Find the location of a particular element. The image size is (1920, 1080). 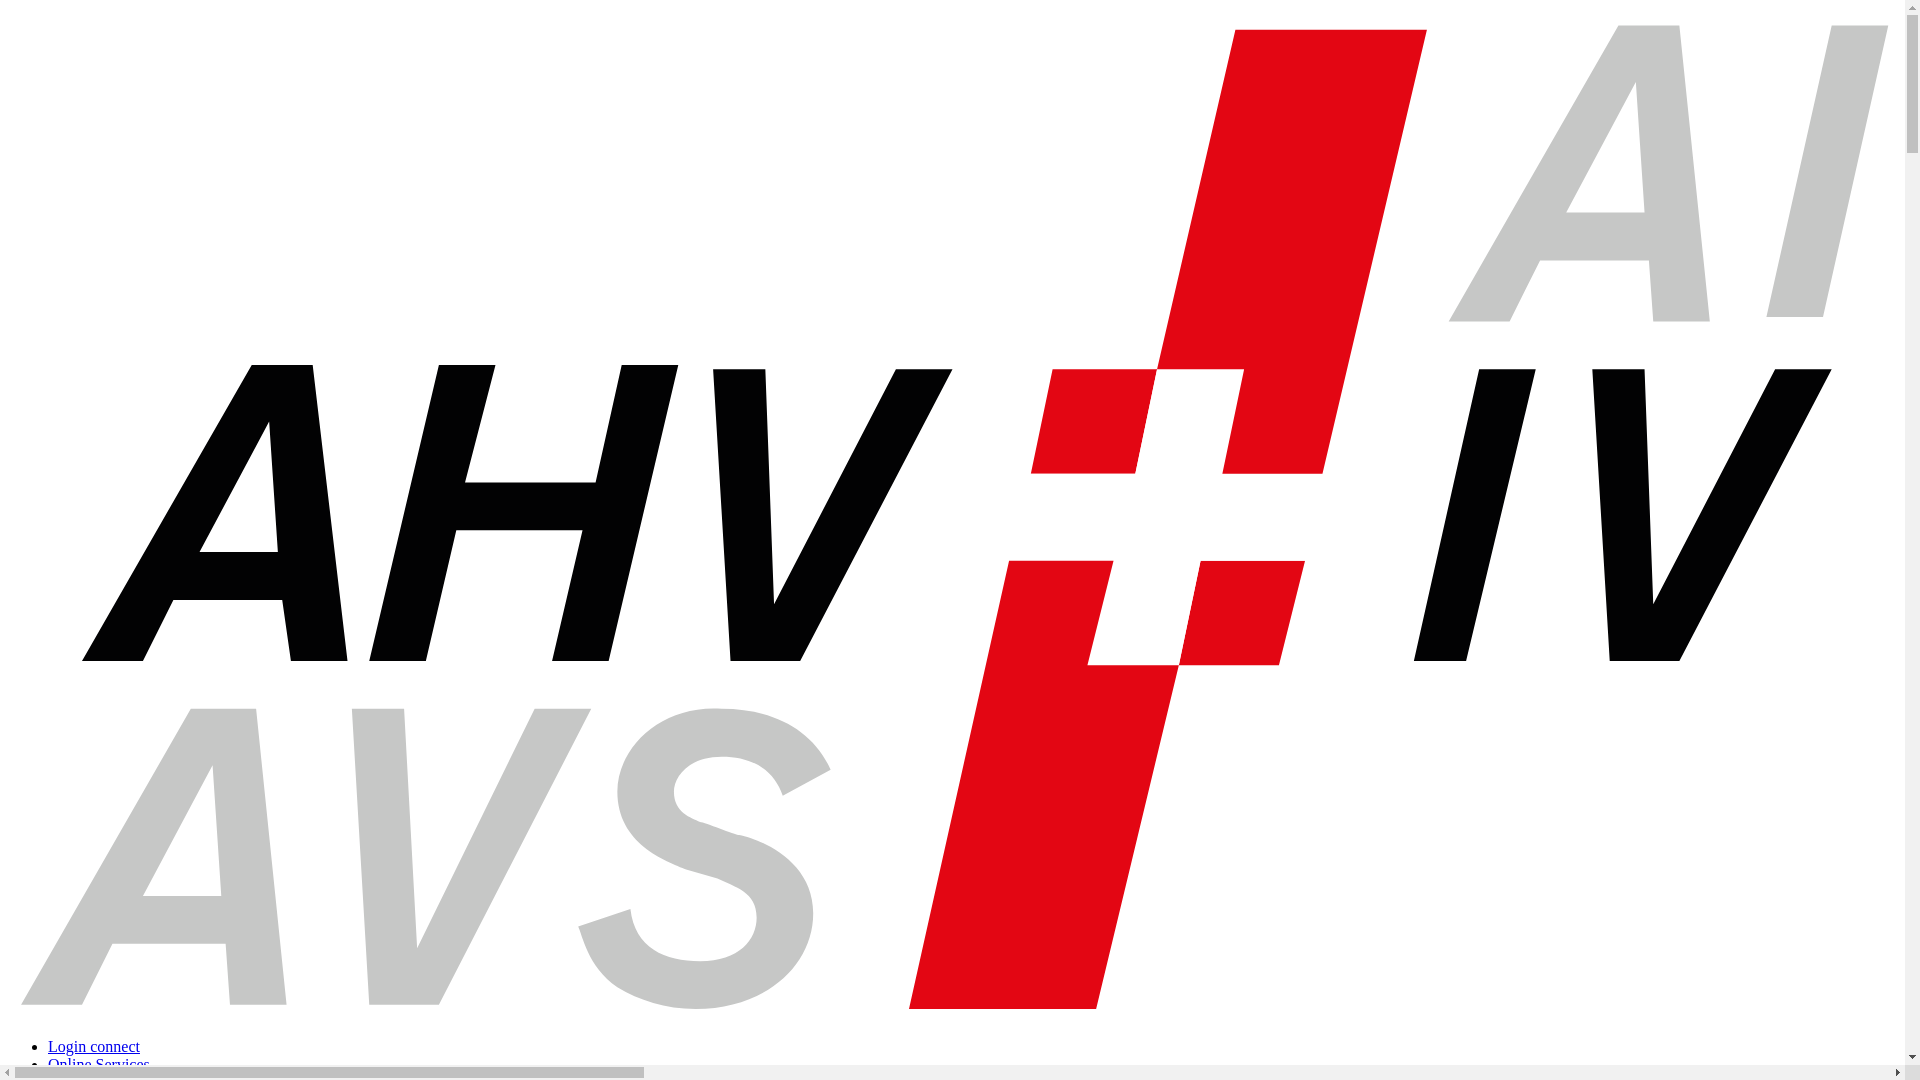

'Online Services' is located at coordinates (98, 1063).